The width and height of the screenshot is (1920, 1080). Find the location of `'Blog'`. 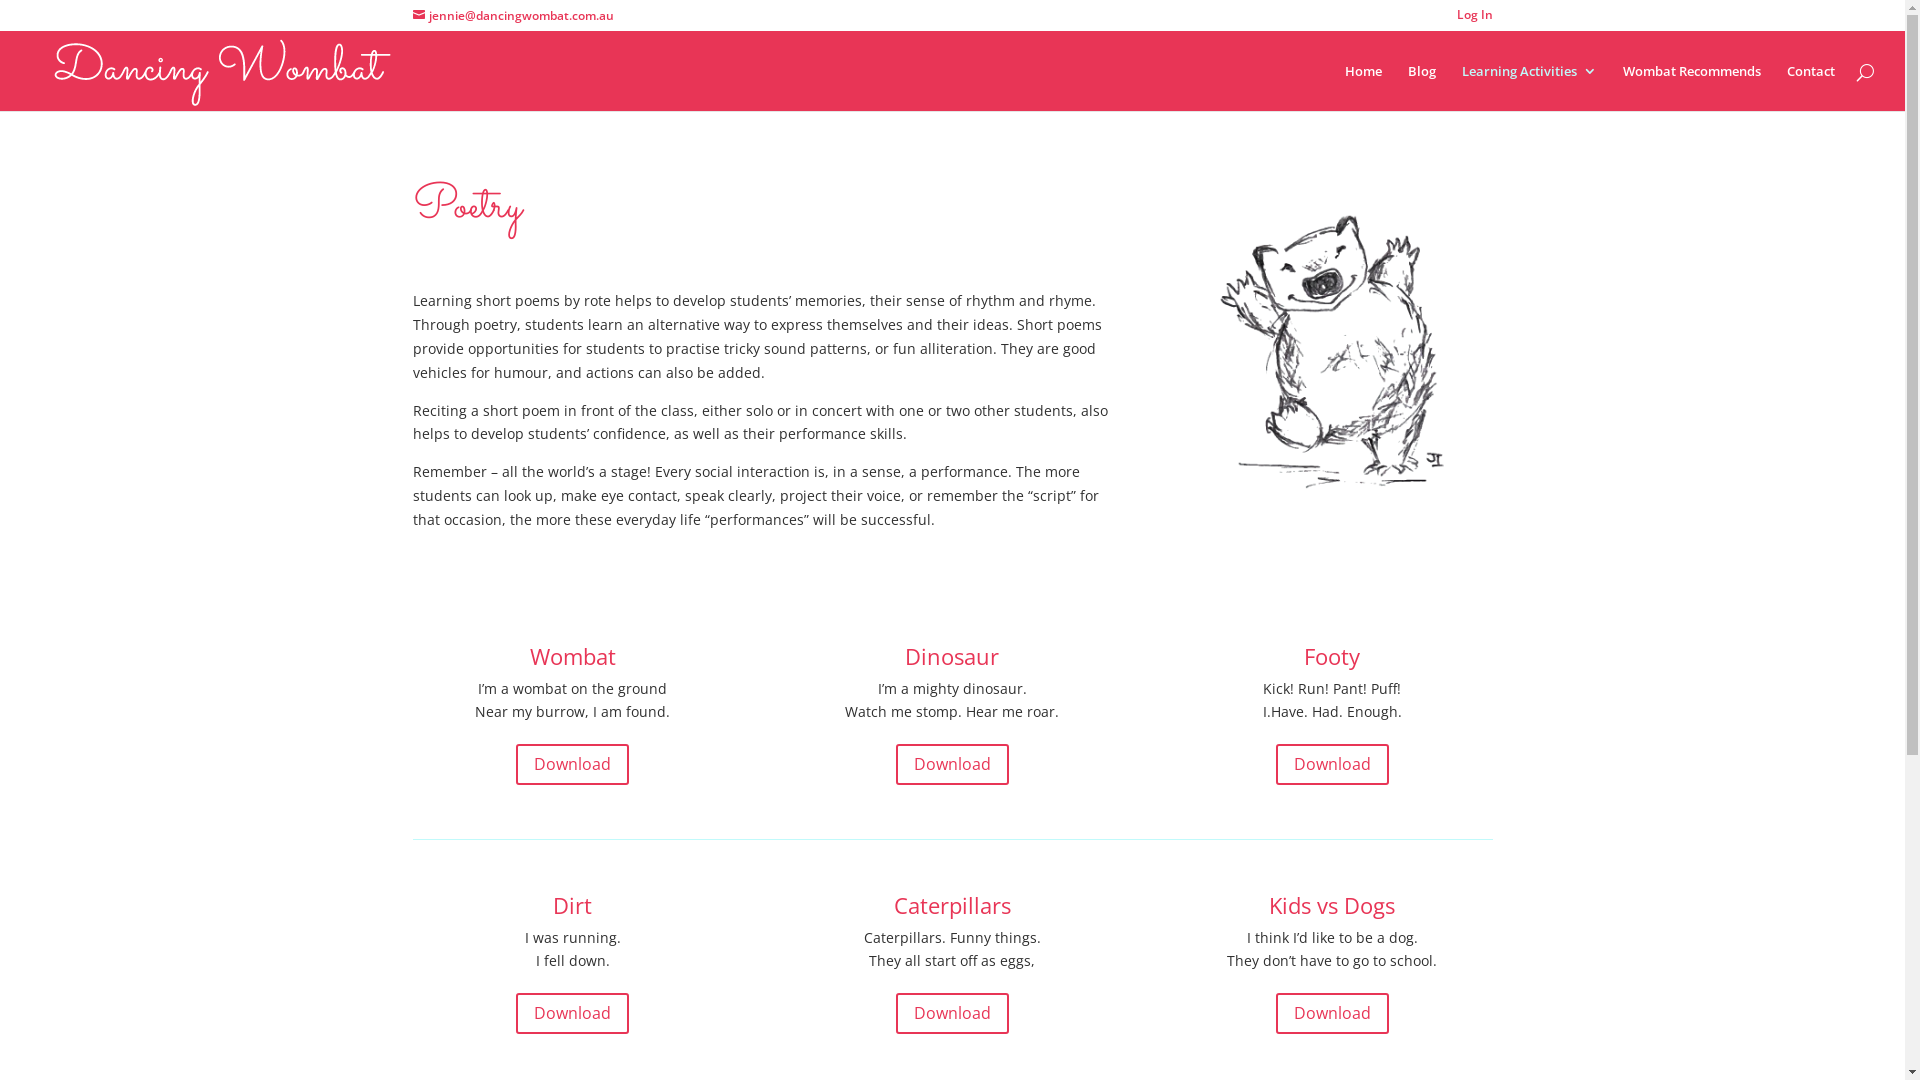

'Blog' is located at coordinates (1420, 86).